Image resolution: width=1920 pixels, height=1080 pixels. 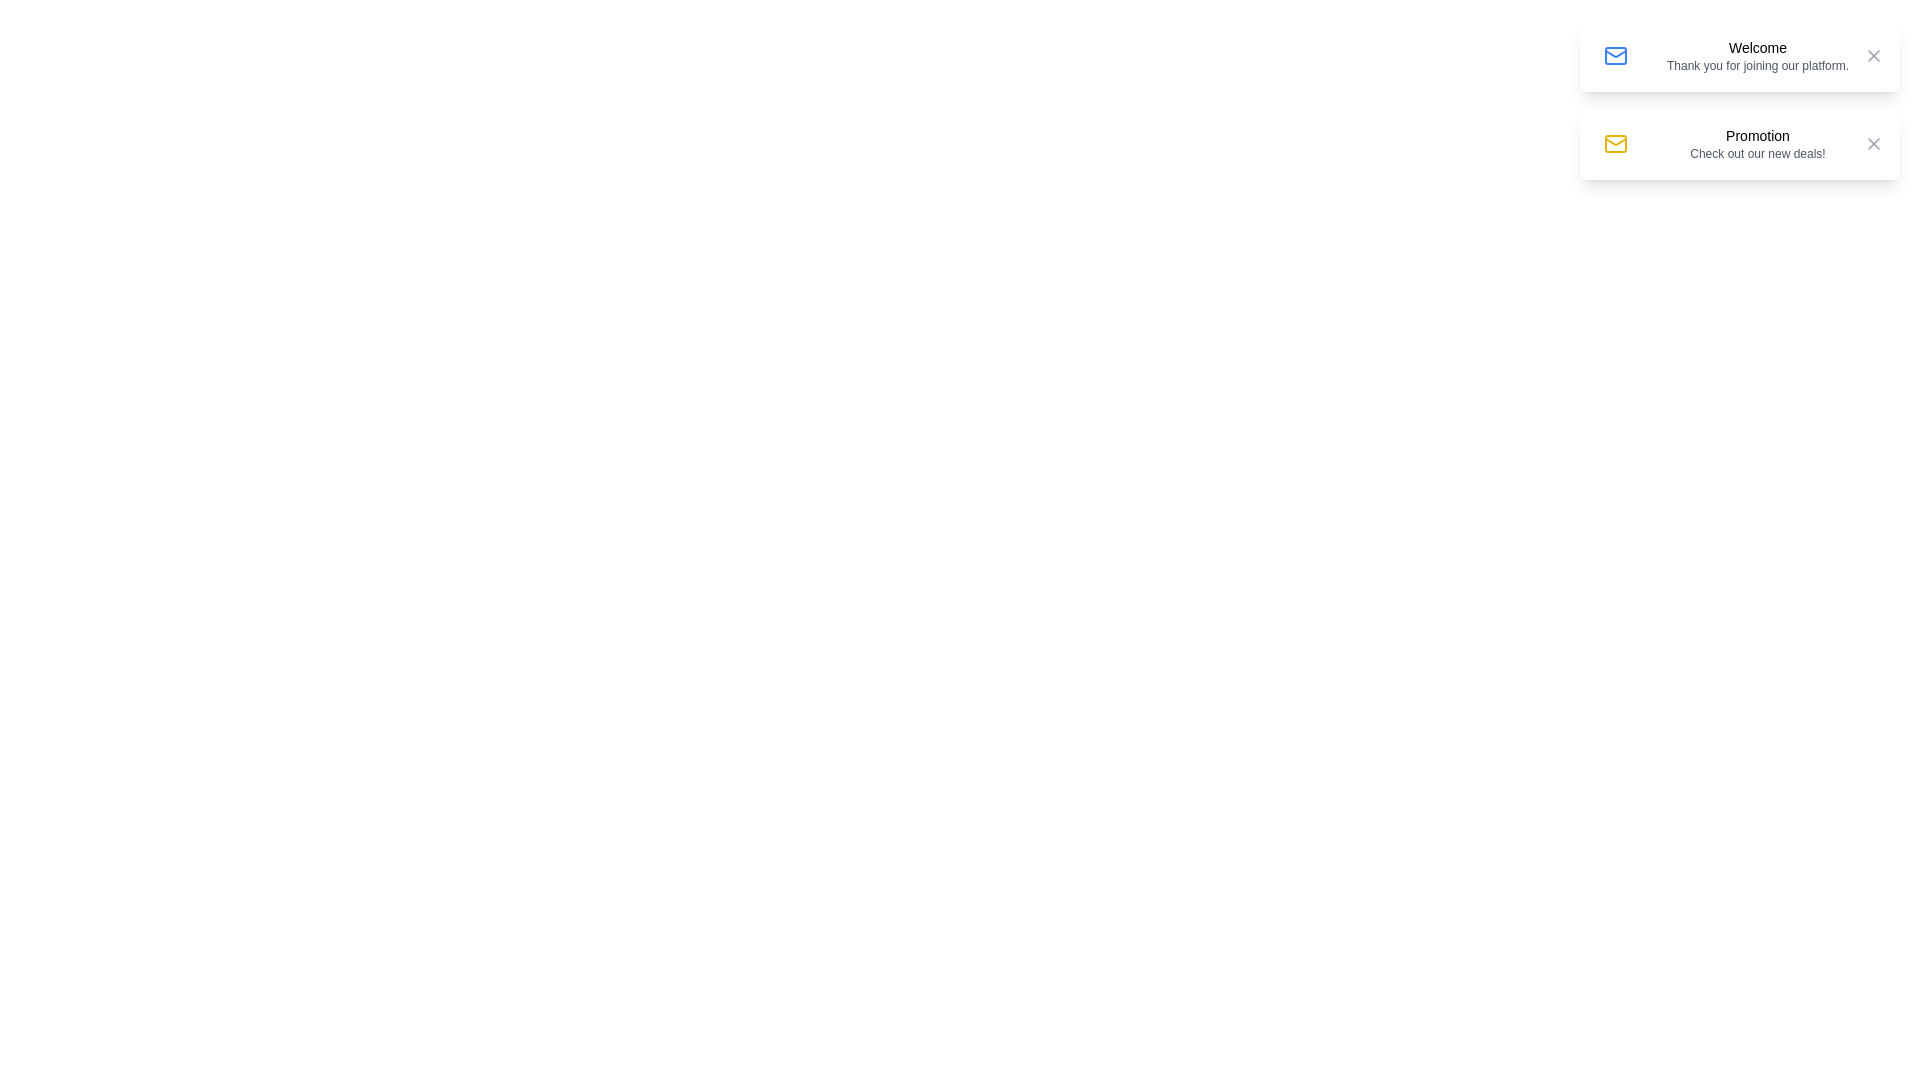 I want to click on the close button represented by an 'X' icon in the top-right corner of the second notification card labeled 'Promotion', so click(x=1872, y=142).